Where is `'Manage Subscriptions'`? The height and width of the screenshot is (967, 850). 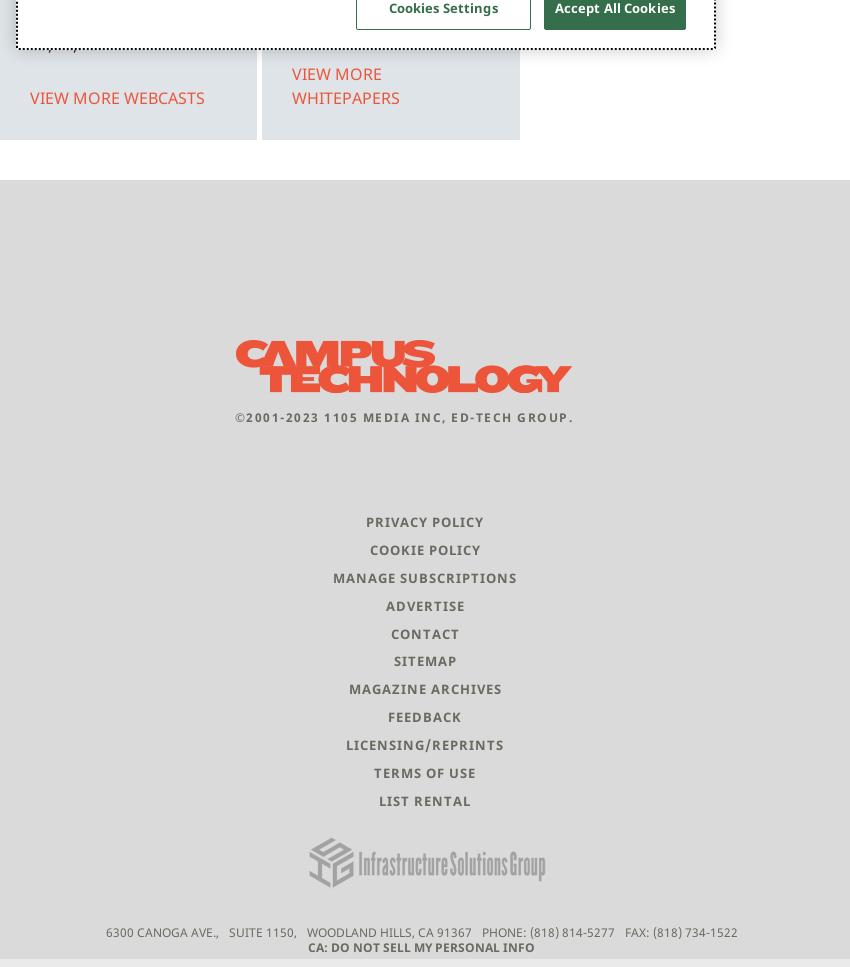
'Manage Subscriptions' is located at coordinates (425, 576).